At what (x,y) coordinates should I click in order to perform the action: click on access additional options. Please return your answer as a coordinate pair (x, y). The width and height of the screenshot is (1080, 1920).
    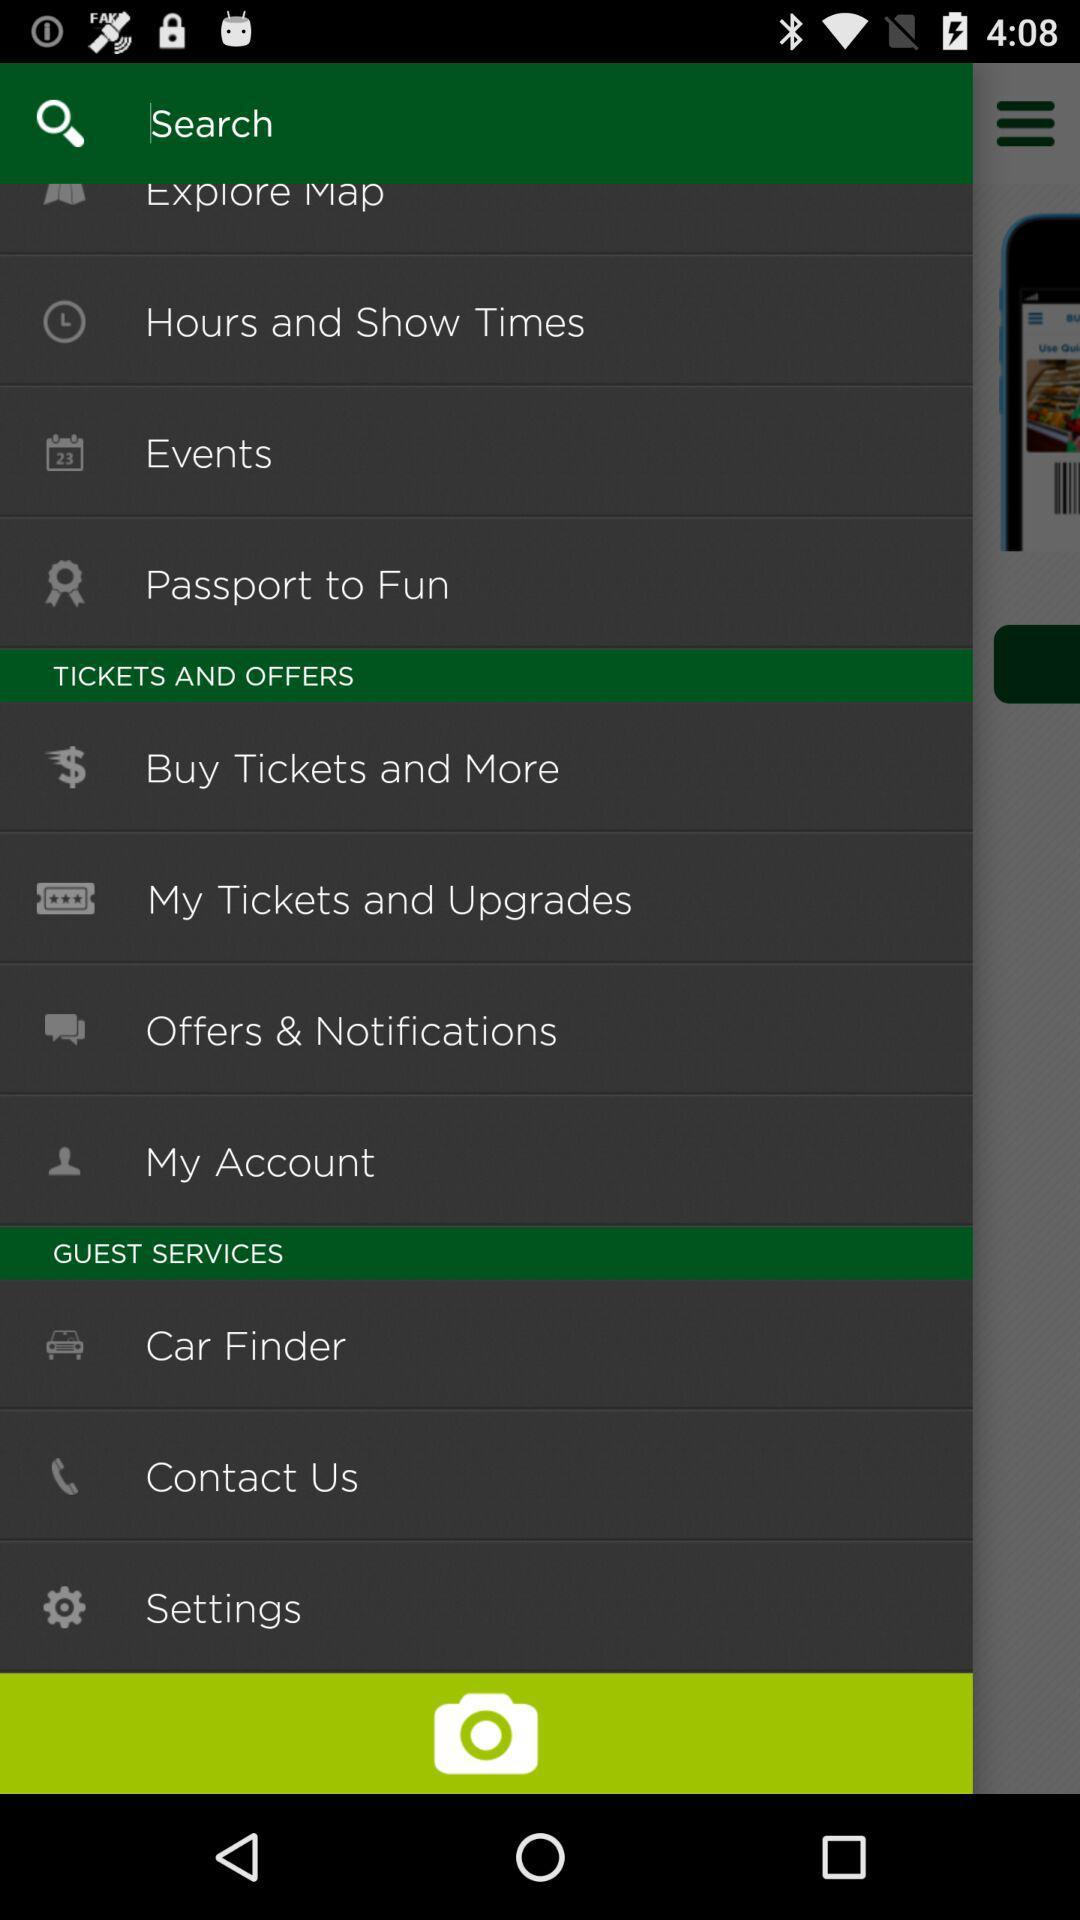
    Looking at the image, I should click on (1026, 122).